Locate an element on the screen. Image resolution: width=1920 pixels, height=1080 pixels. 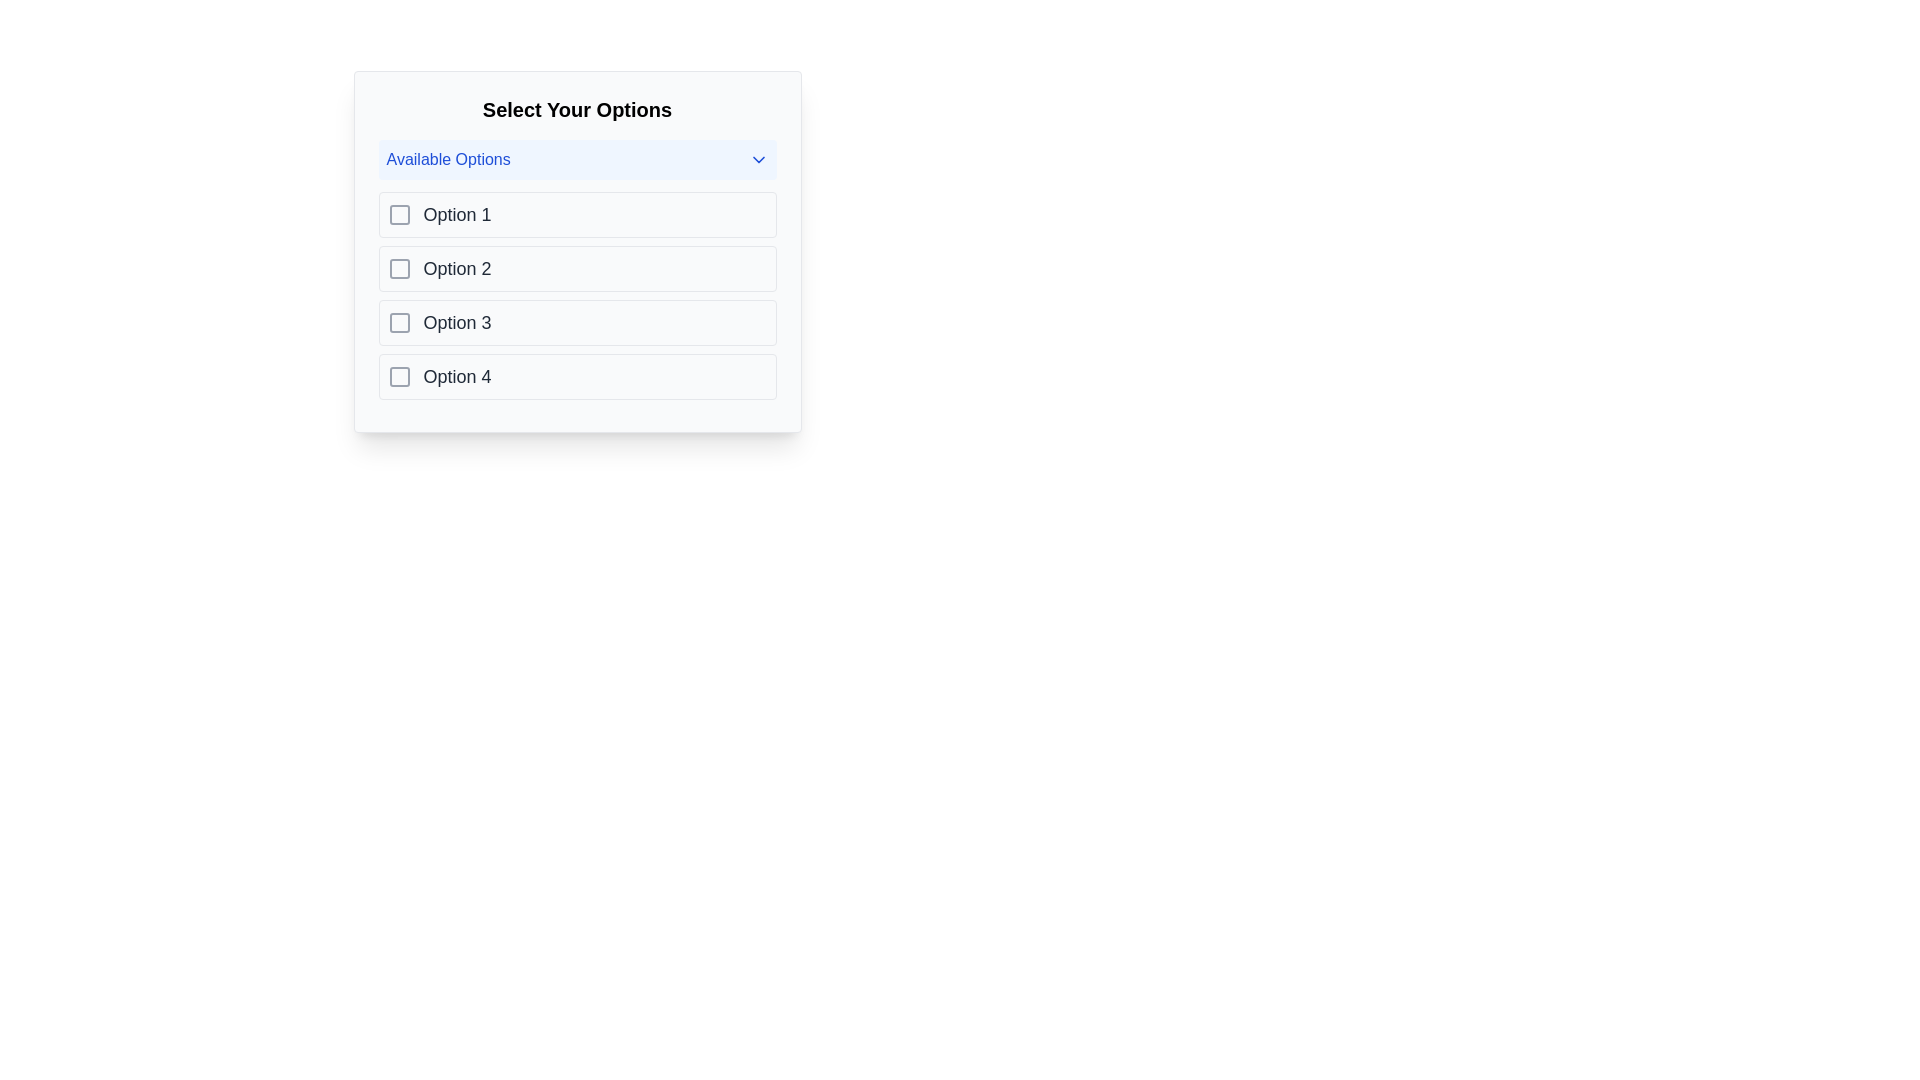
text of the label displaying 'Option 2', which is styled in dark gray and positioned to the right of an icon in the second option row is located at coordinates (456, 268).